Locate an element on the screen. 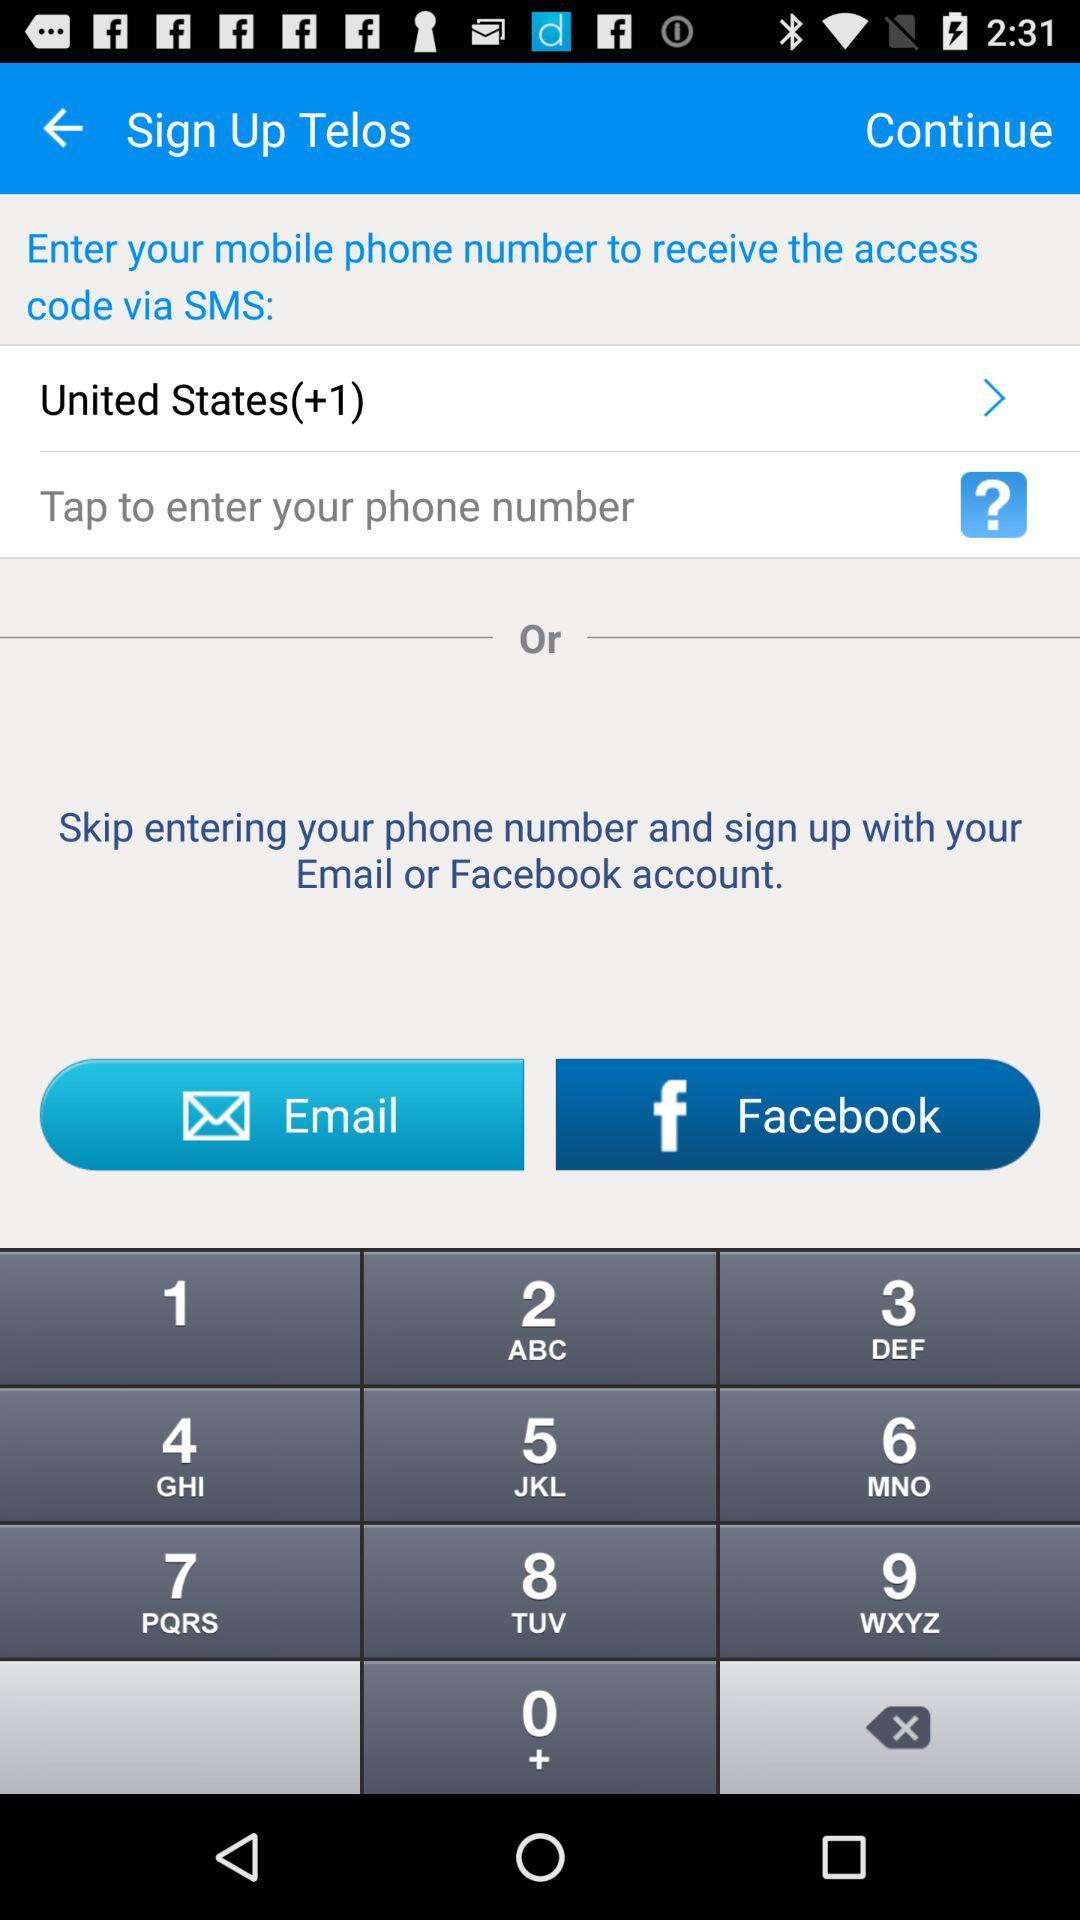 Image resolution: width=1080 pixels, height=1920 pixels. the more icon is located at coordinates (180, 1555).